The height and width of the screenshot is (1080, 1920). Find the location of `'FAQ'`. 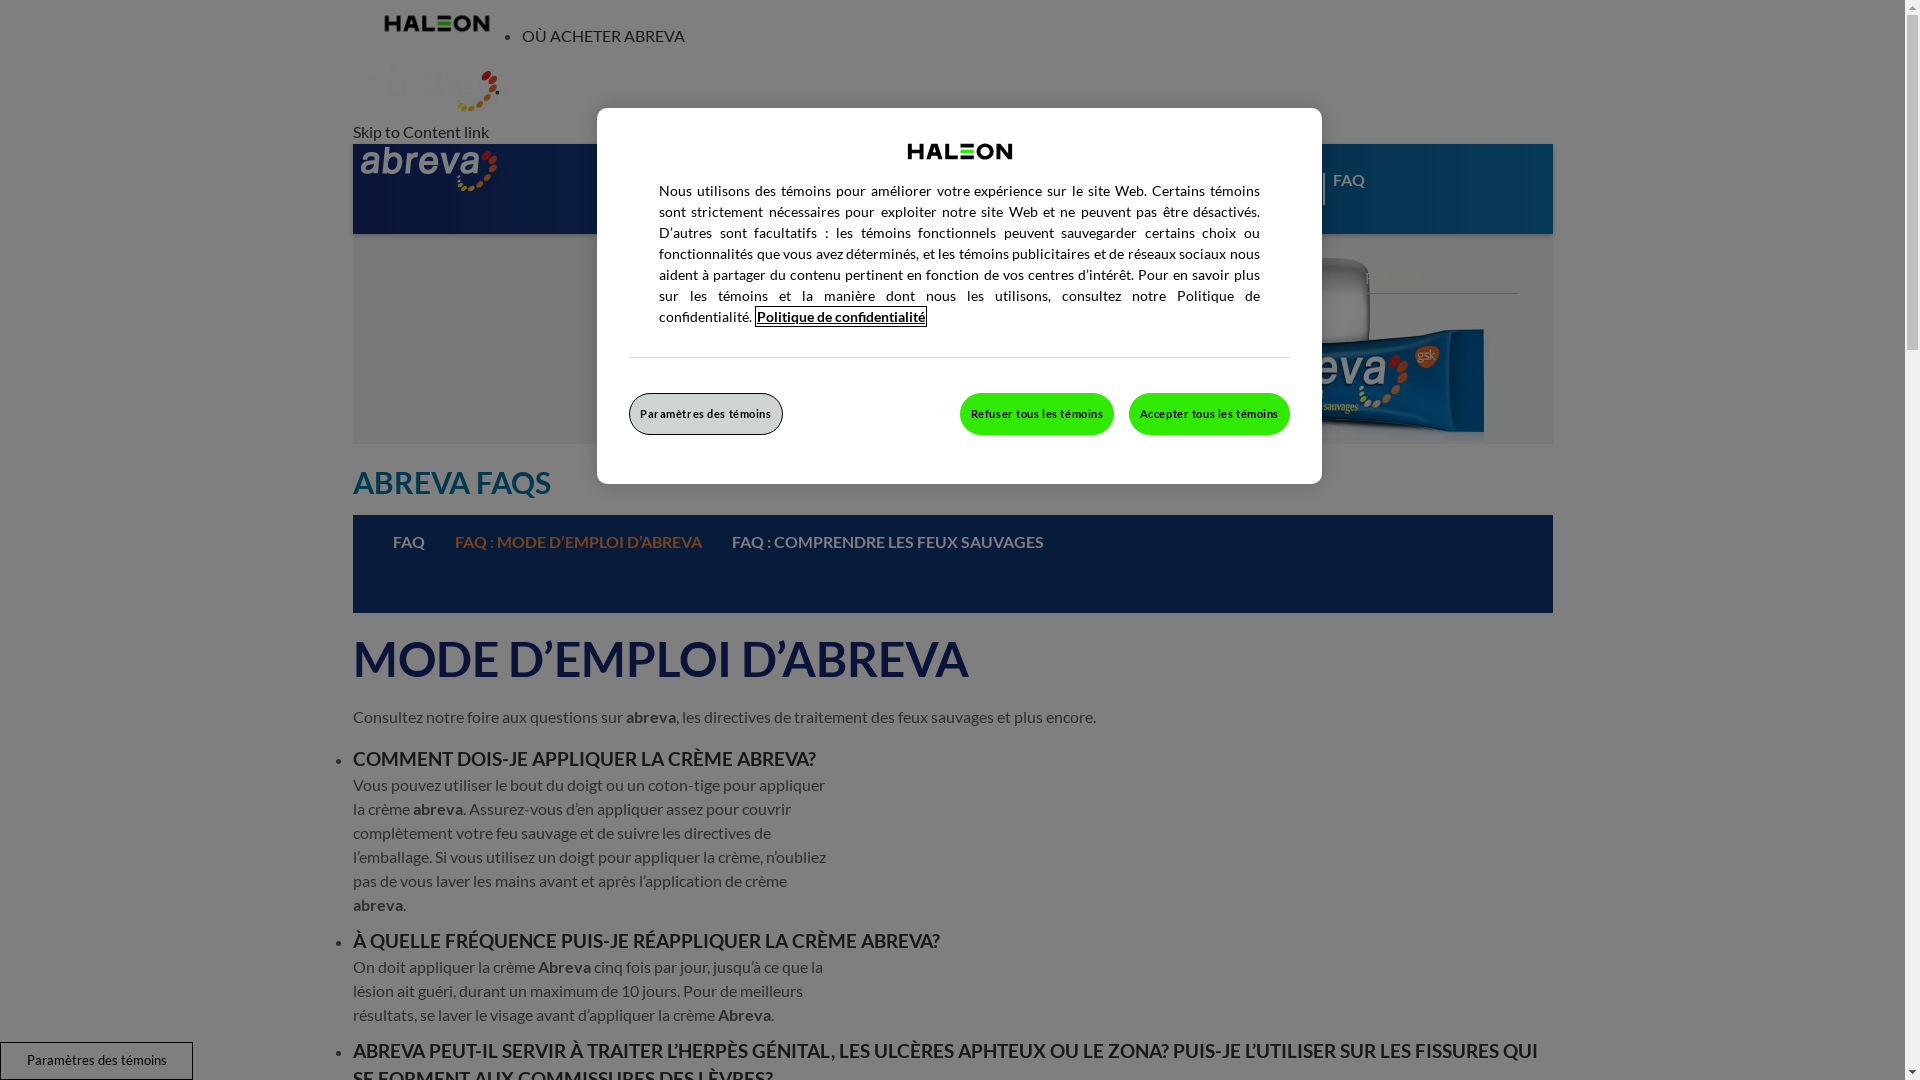

'FAQ' is located at coordinates (407, 542).